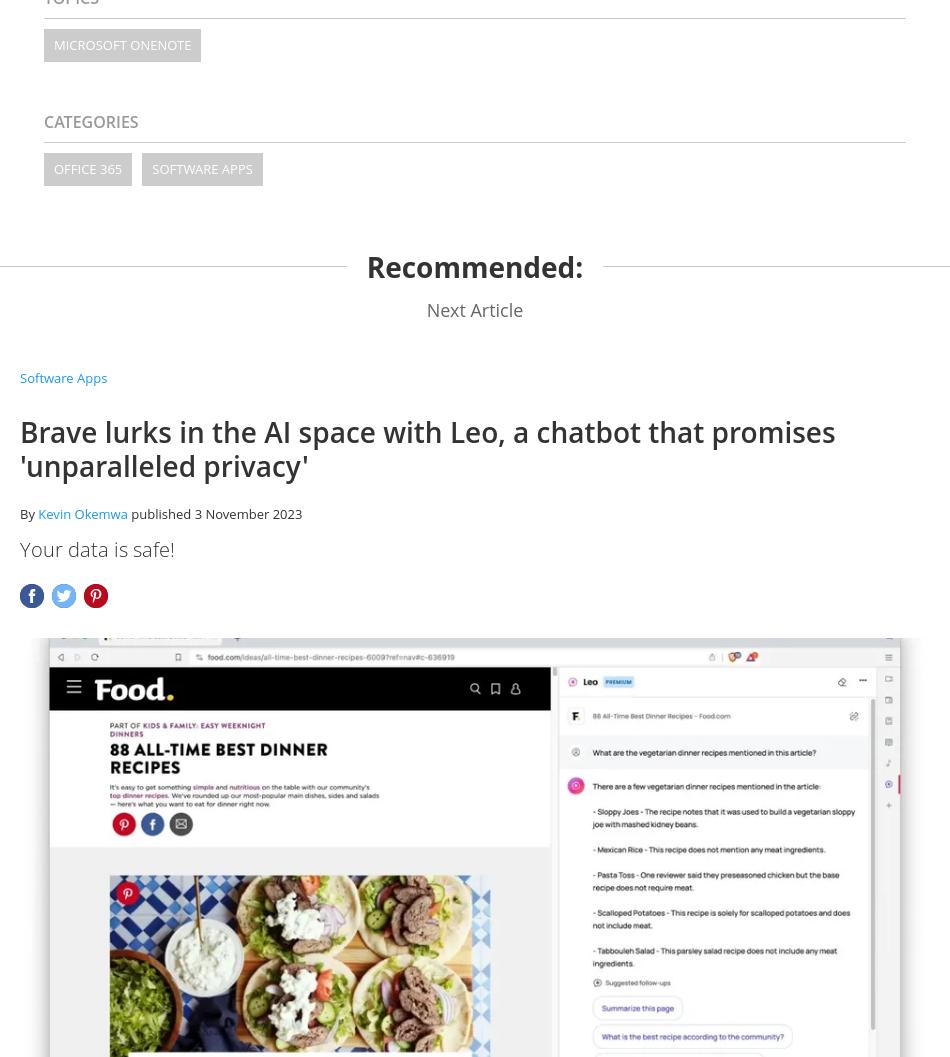 The height and width of the screenshot is (1057, 950). Describe the element at coordinates (28, 512) in the screenshot. I see `'By'` at that location.